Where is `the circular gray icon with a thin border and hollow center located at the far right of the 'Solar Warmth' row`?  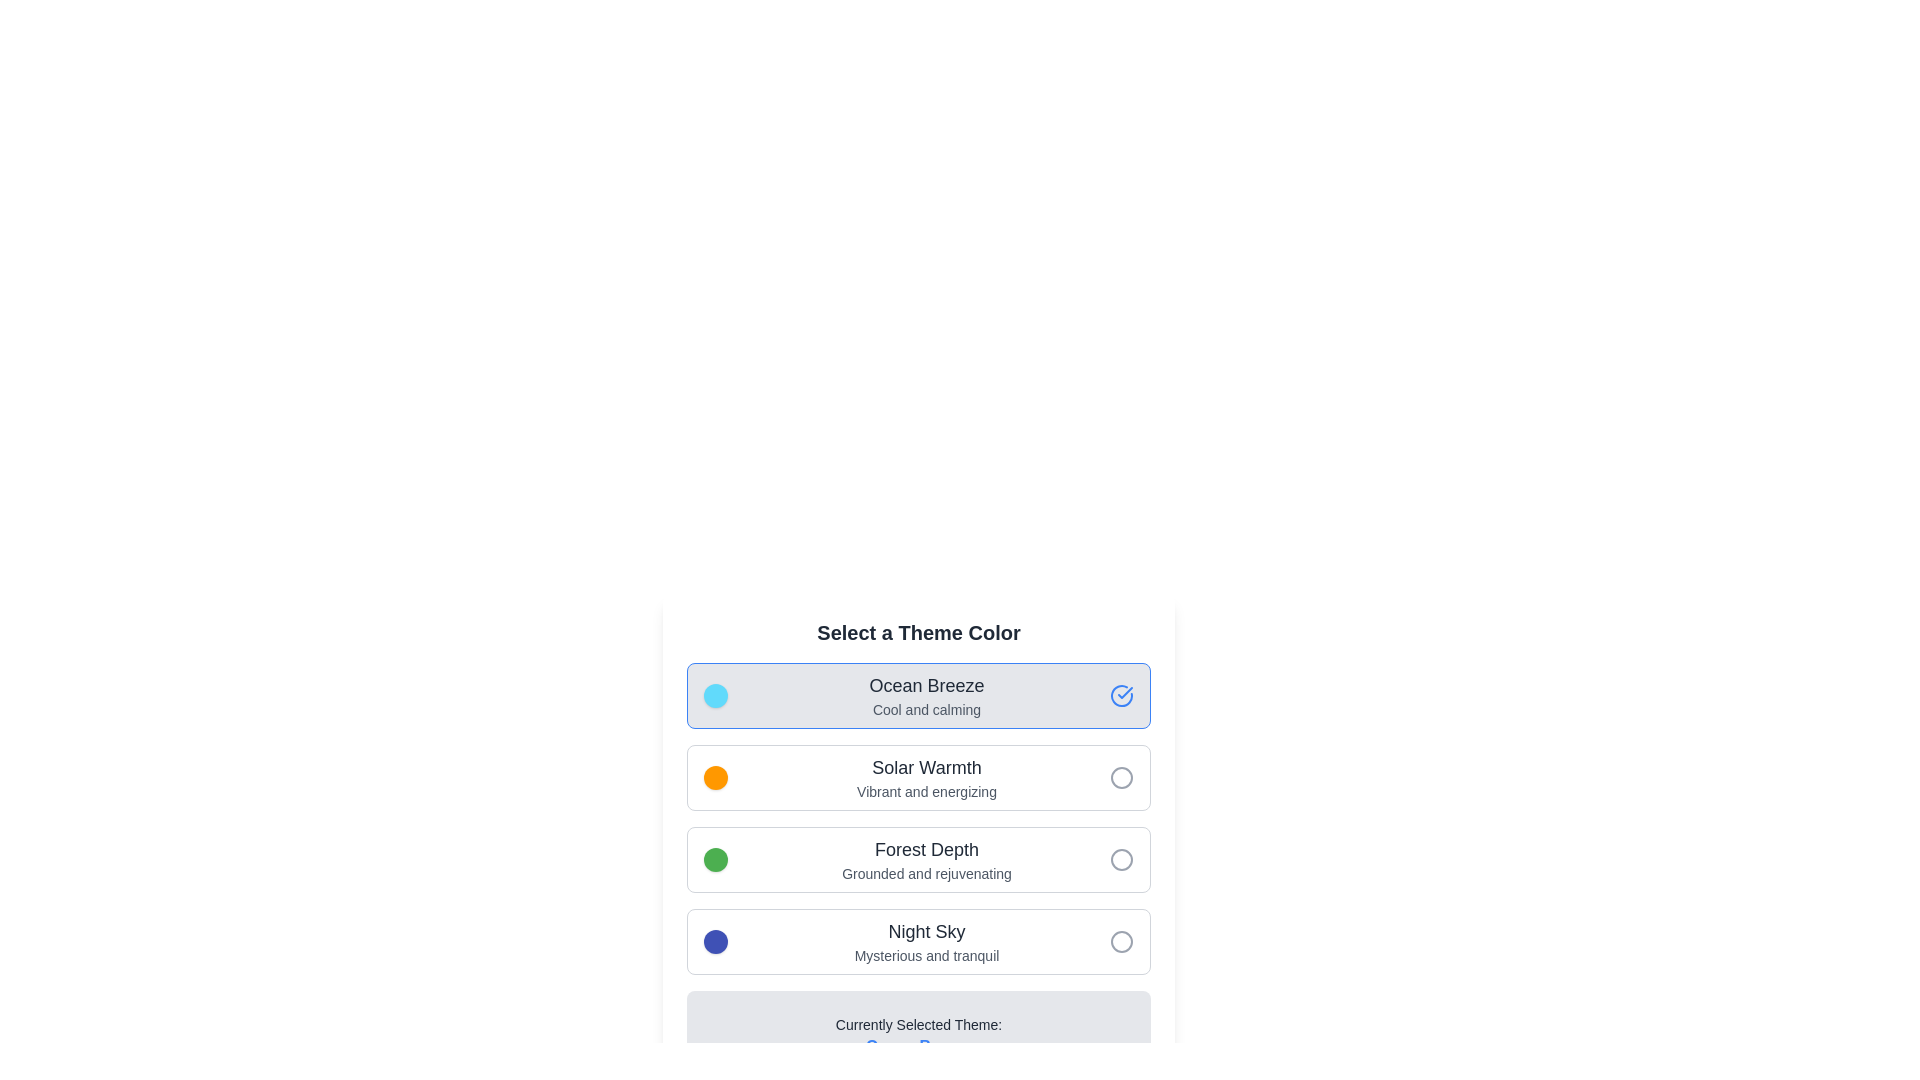
the circular gray icon with a thin border and hollow center located at the far right of the 'Solar Warmth' row is located at coordinates (1122, 777).